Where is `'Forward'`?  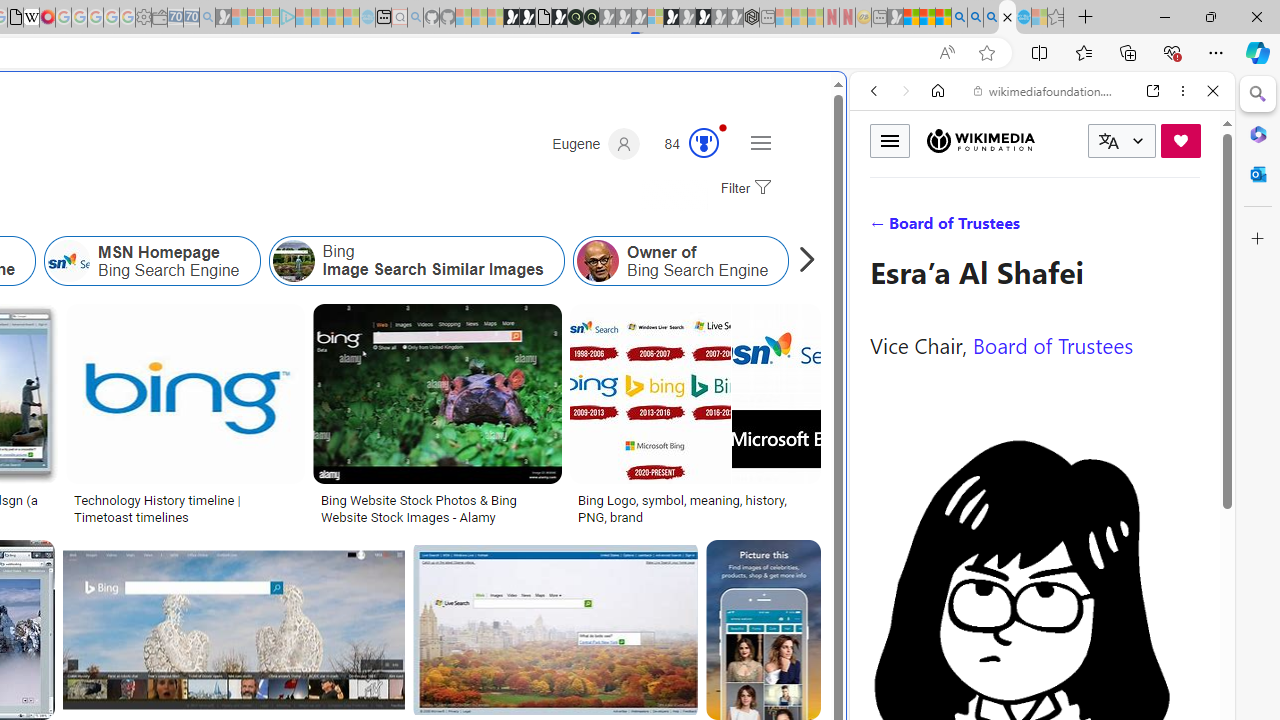 'Forward' is located at coordinates (905, 91).